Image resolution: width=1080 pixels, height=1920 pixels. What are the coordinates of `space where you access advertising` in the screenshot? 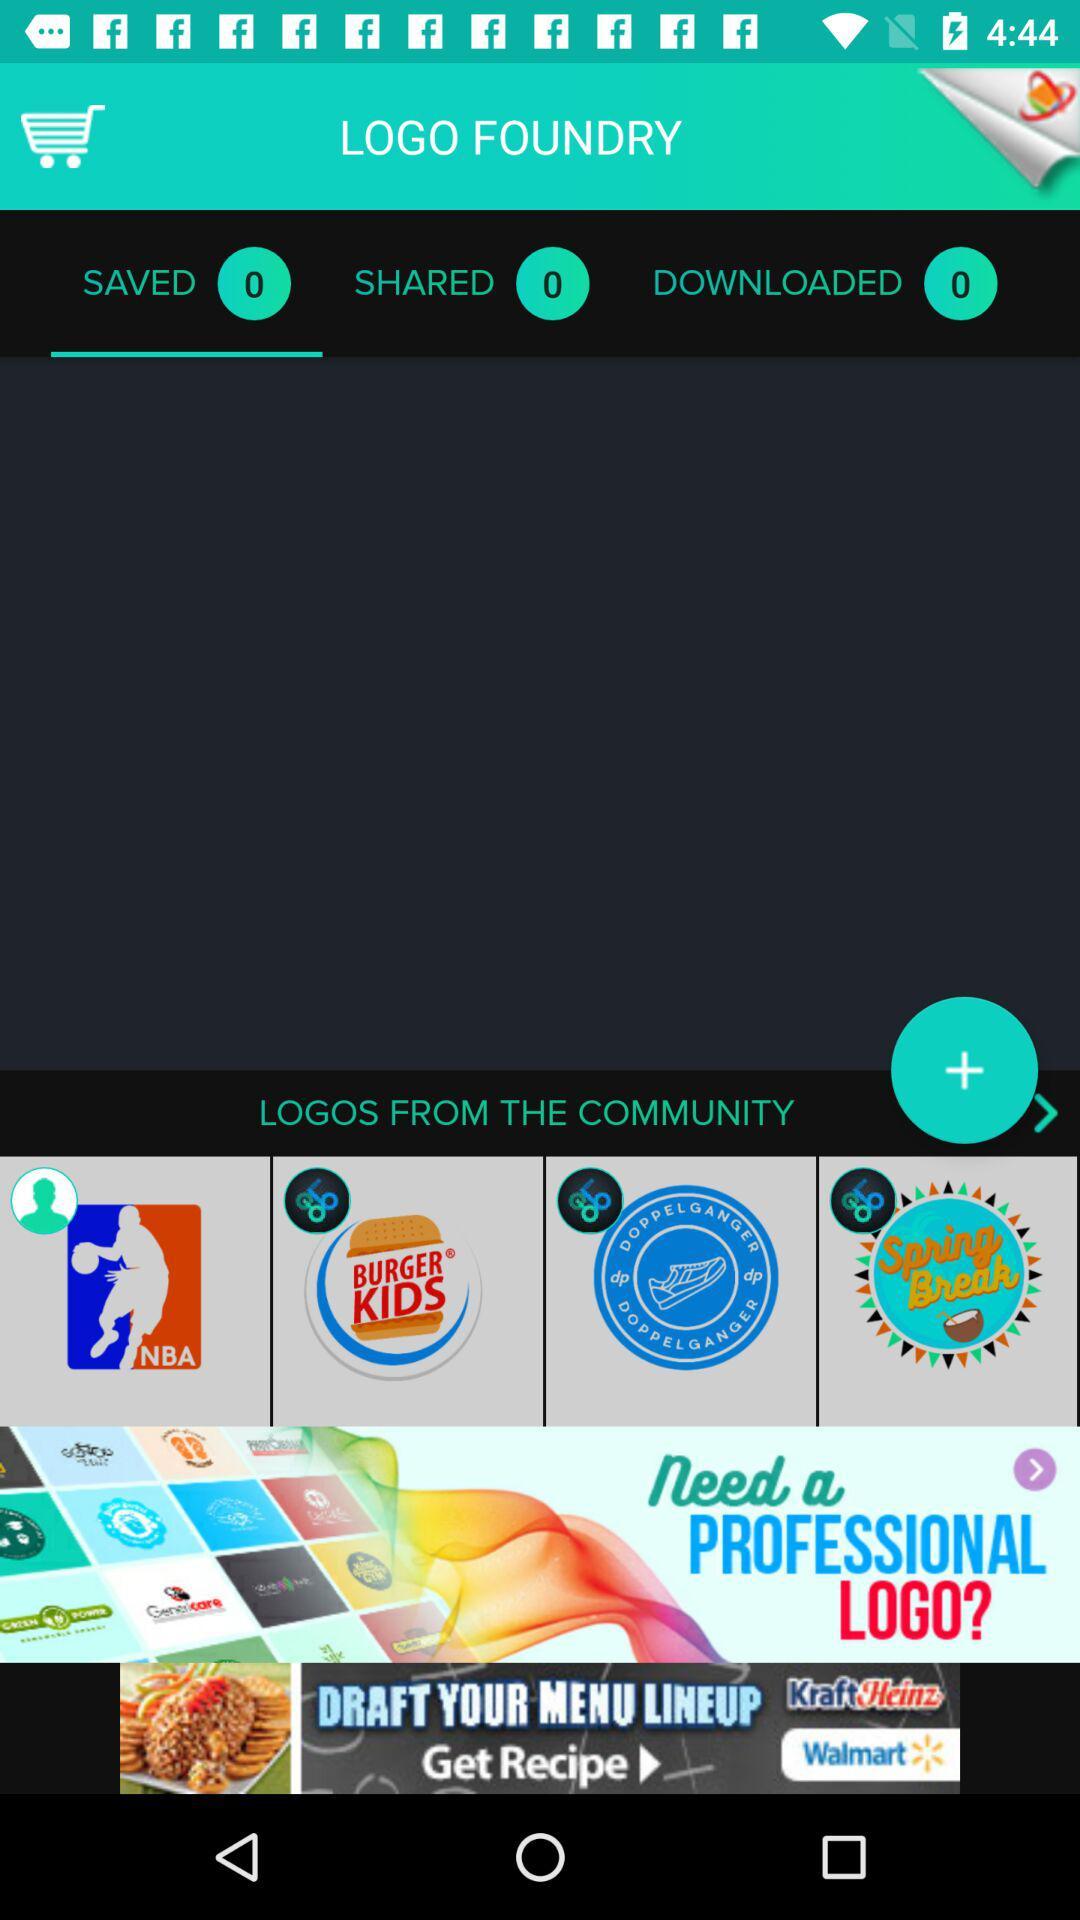 It's located at (540, 1727).